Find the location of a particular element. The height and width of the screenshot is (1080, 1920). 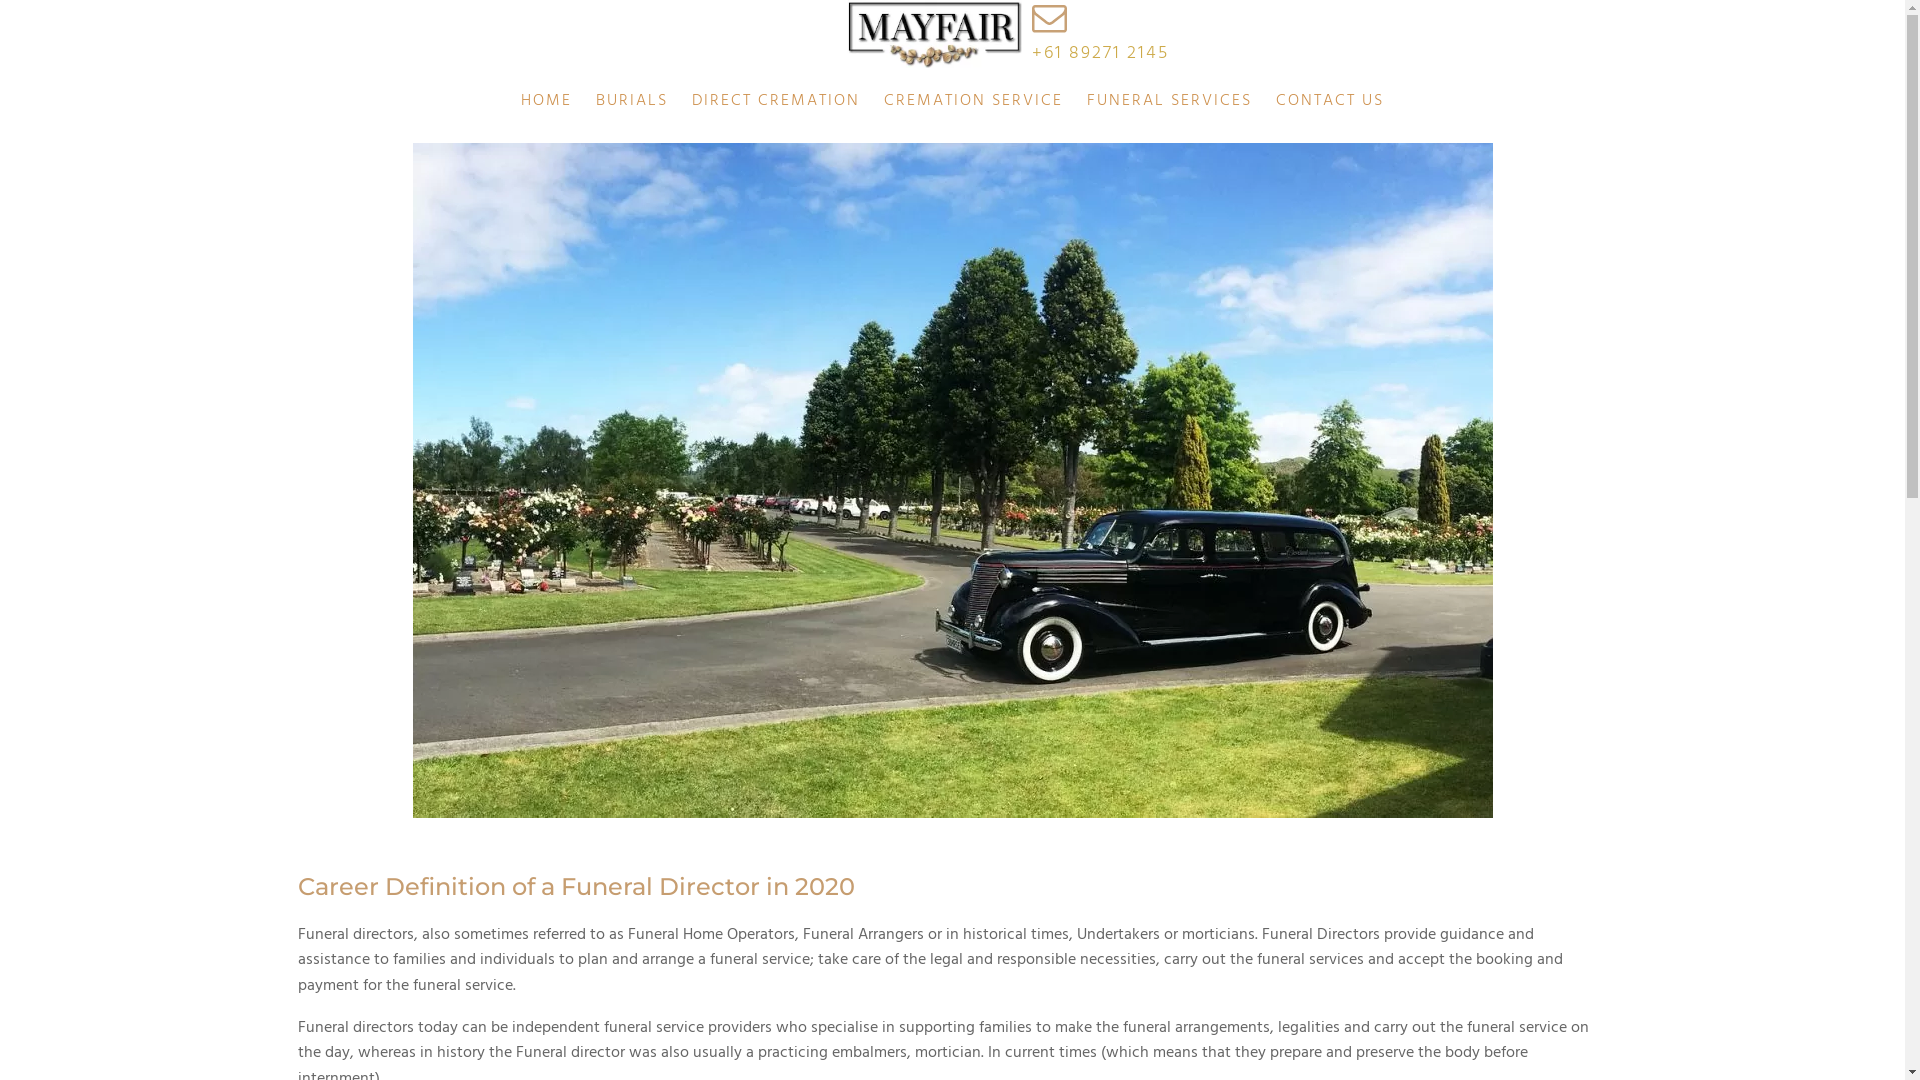

'DIRECT CREMATION' is located at coordinates (775, 101).